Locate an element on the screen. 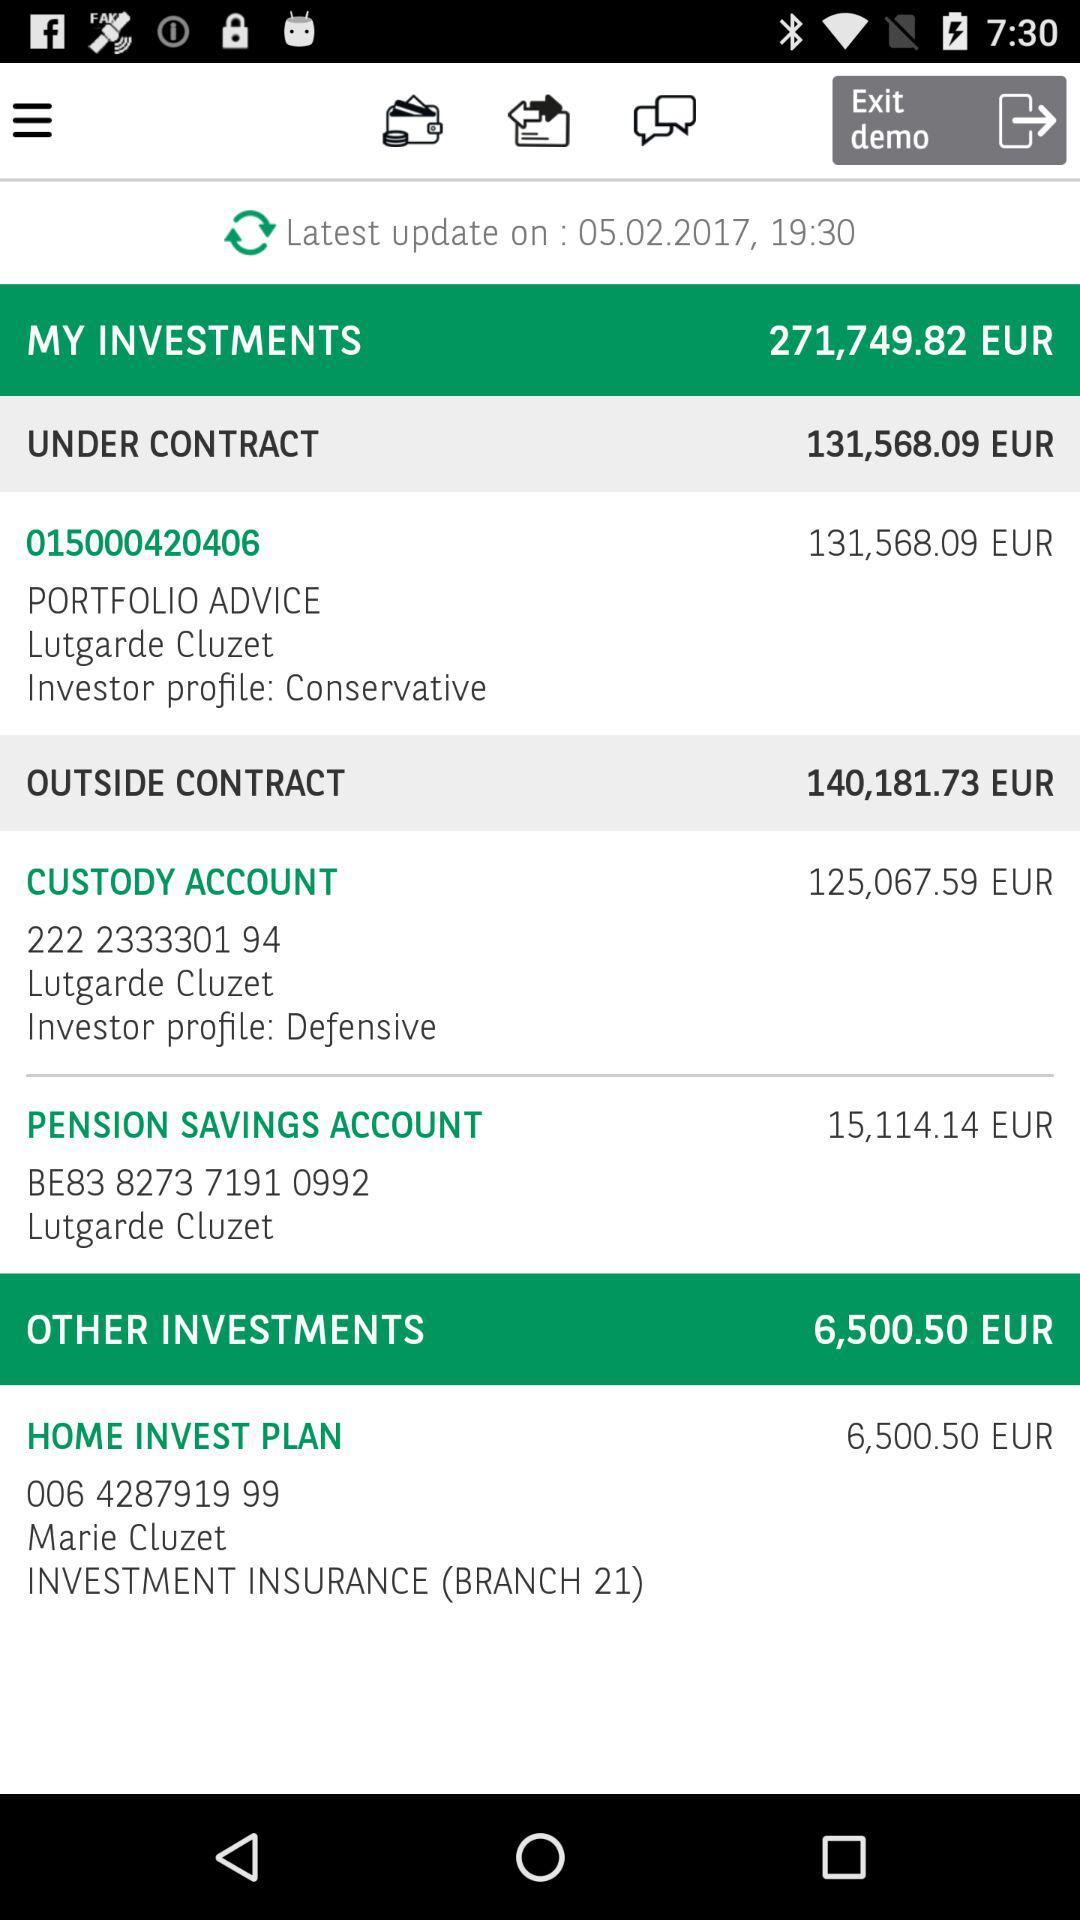 Image resolution: width=1080 pixels, height=1920 pixels. the 125 067 59 checkbox is located at coordinates (917, 881).